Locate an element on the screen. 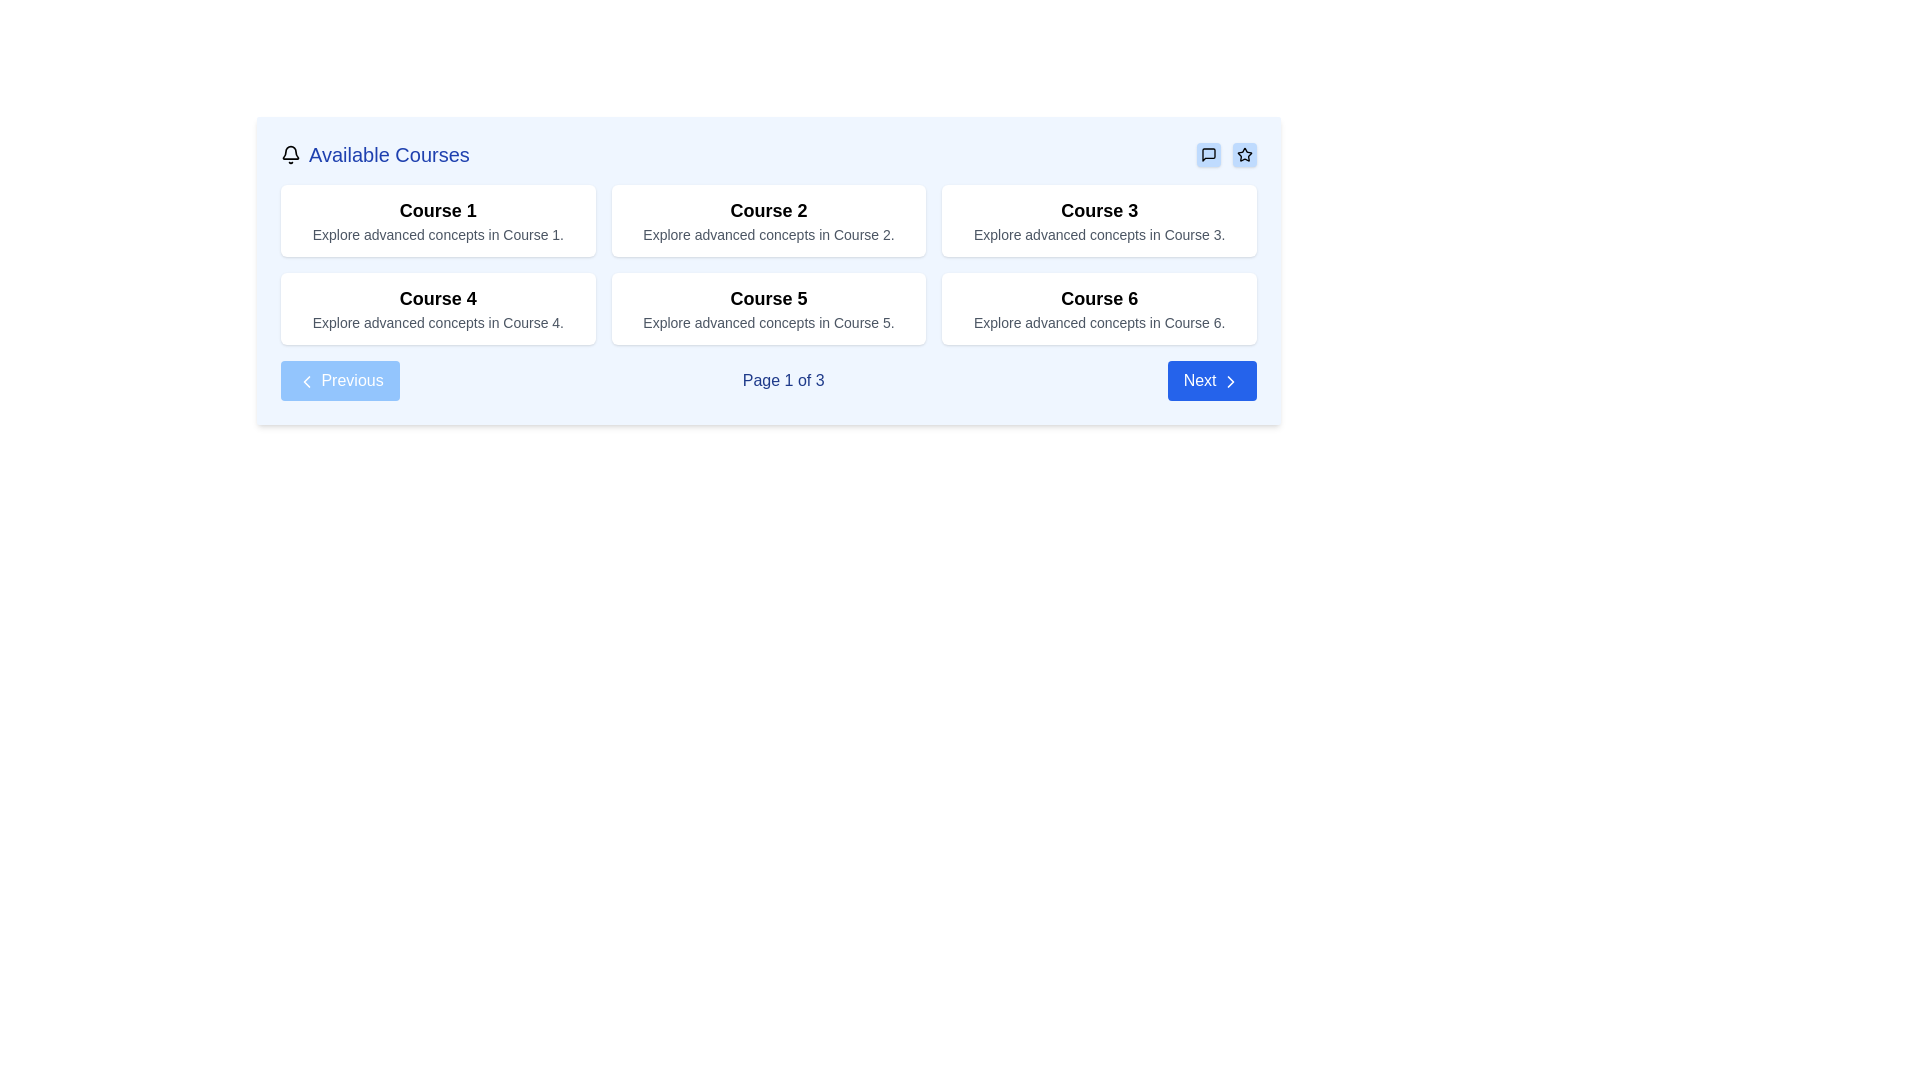 Image resolution: width=1920 pixels, height=1080 pixels. the speech bubble icon located in the group of interactive icons at the top-right corner of the 'Available Courses' component is located at coordinates (1226, 153).